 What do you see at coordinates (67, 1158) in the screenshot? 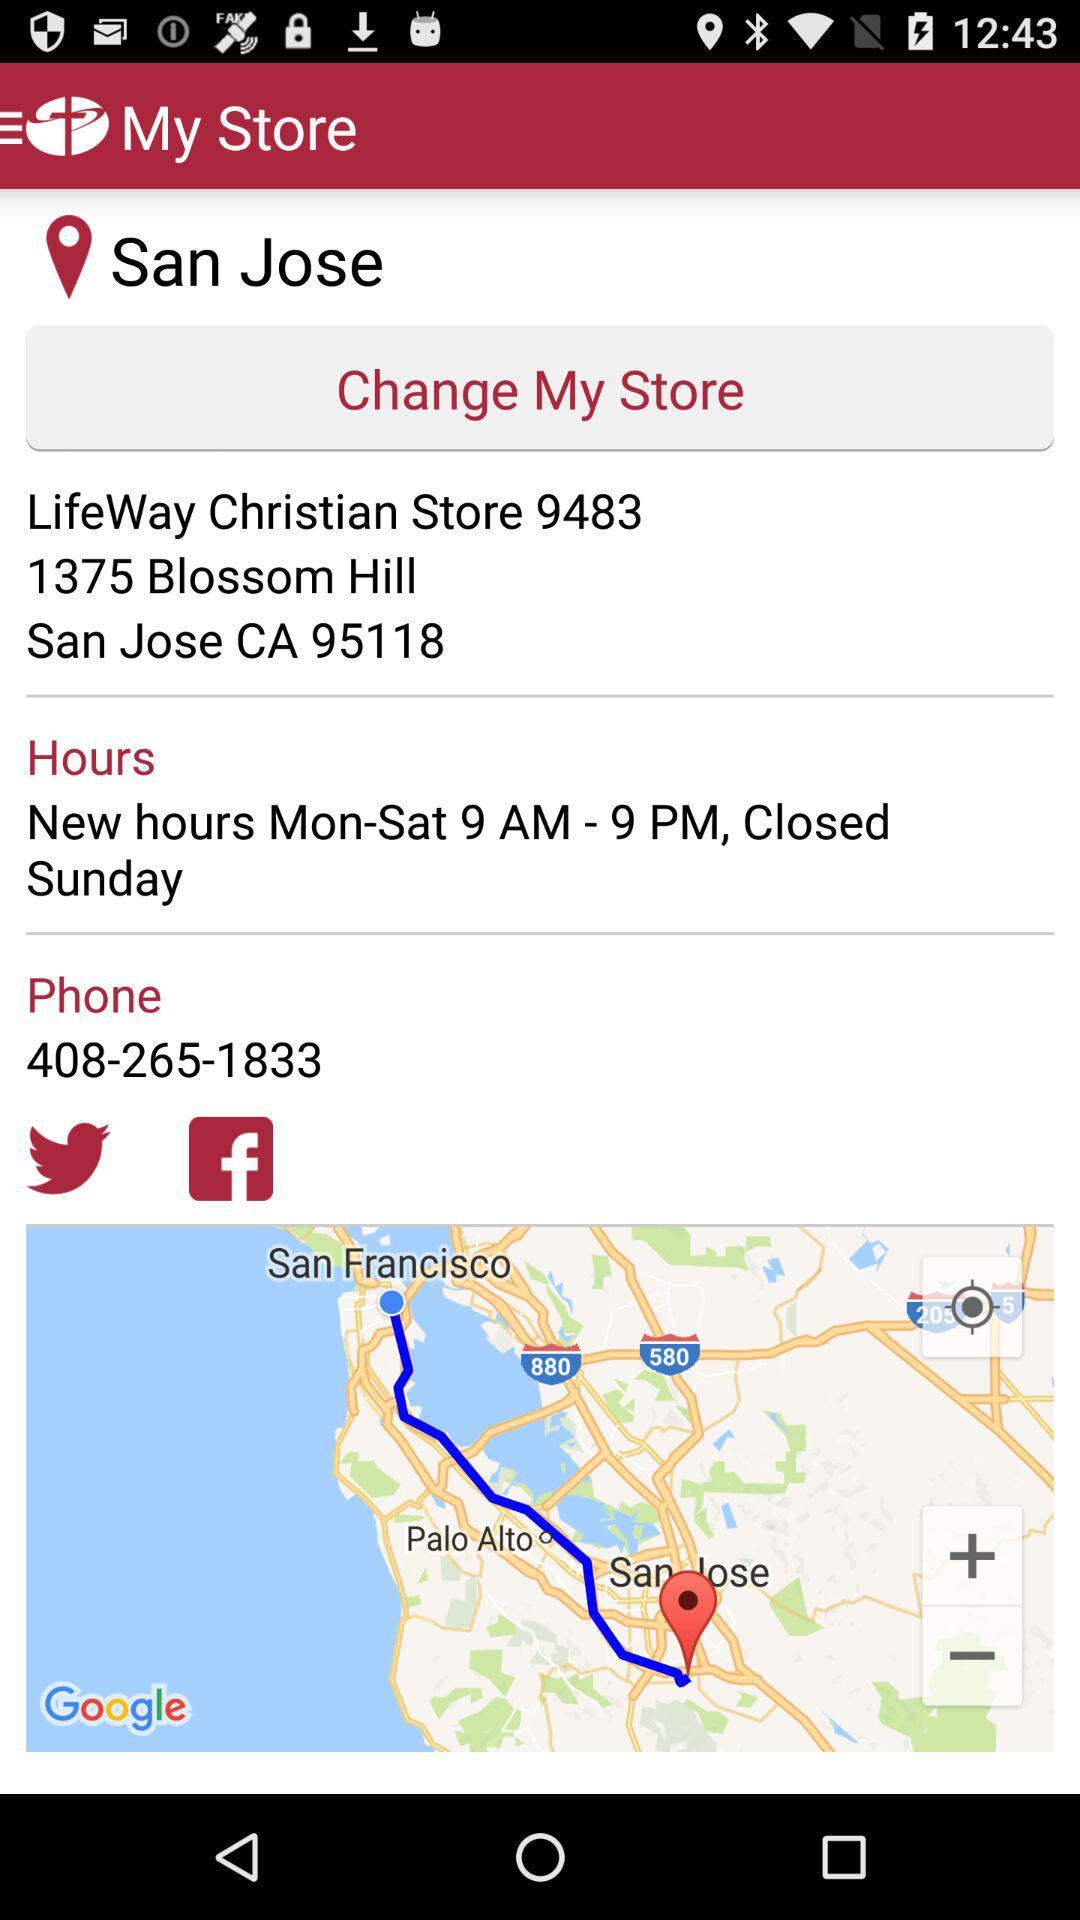
I see `showing twitter option` at bounding box center [67, 1158].